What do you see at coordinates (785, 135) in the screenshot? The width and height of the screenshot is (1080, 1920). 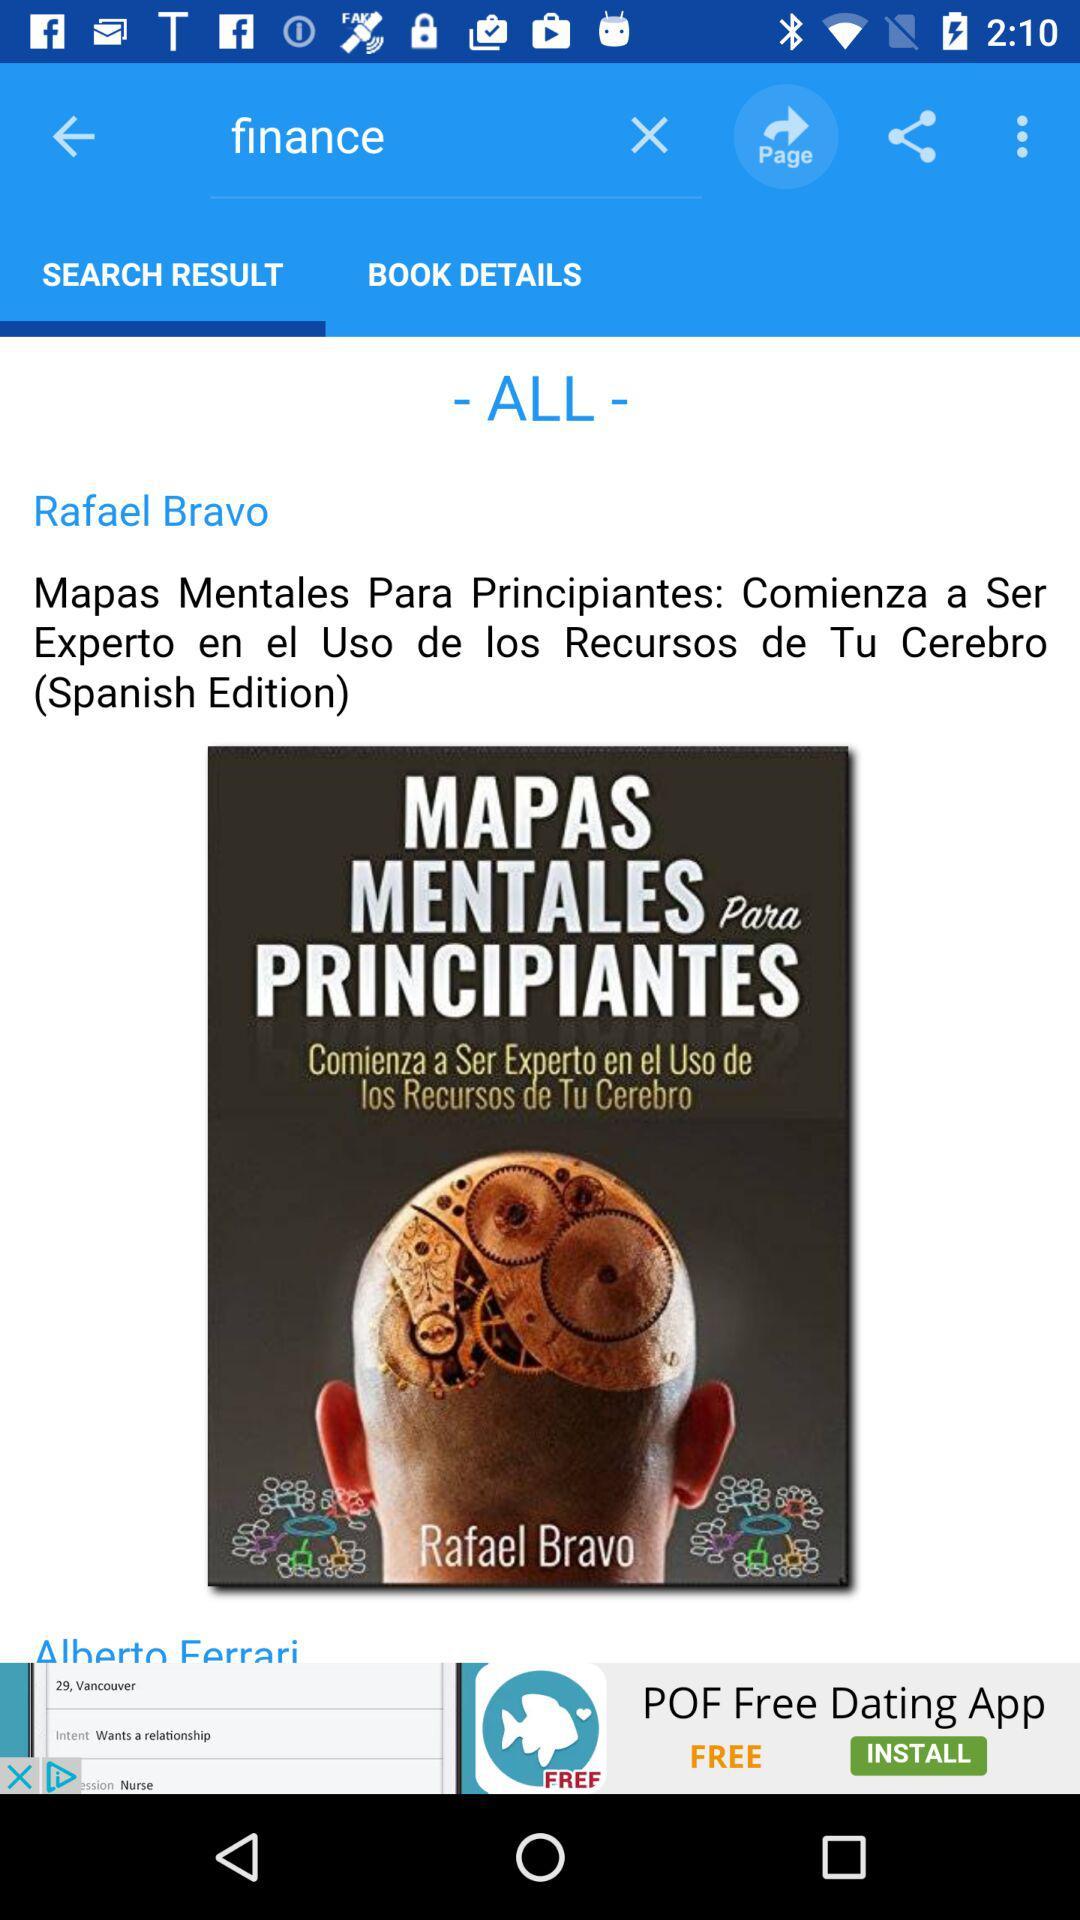 I see `the arrow_forward icon` at bounding box center [785, 135].